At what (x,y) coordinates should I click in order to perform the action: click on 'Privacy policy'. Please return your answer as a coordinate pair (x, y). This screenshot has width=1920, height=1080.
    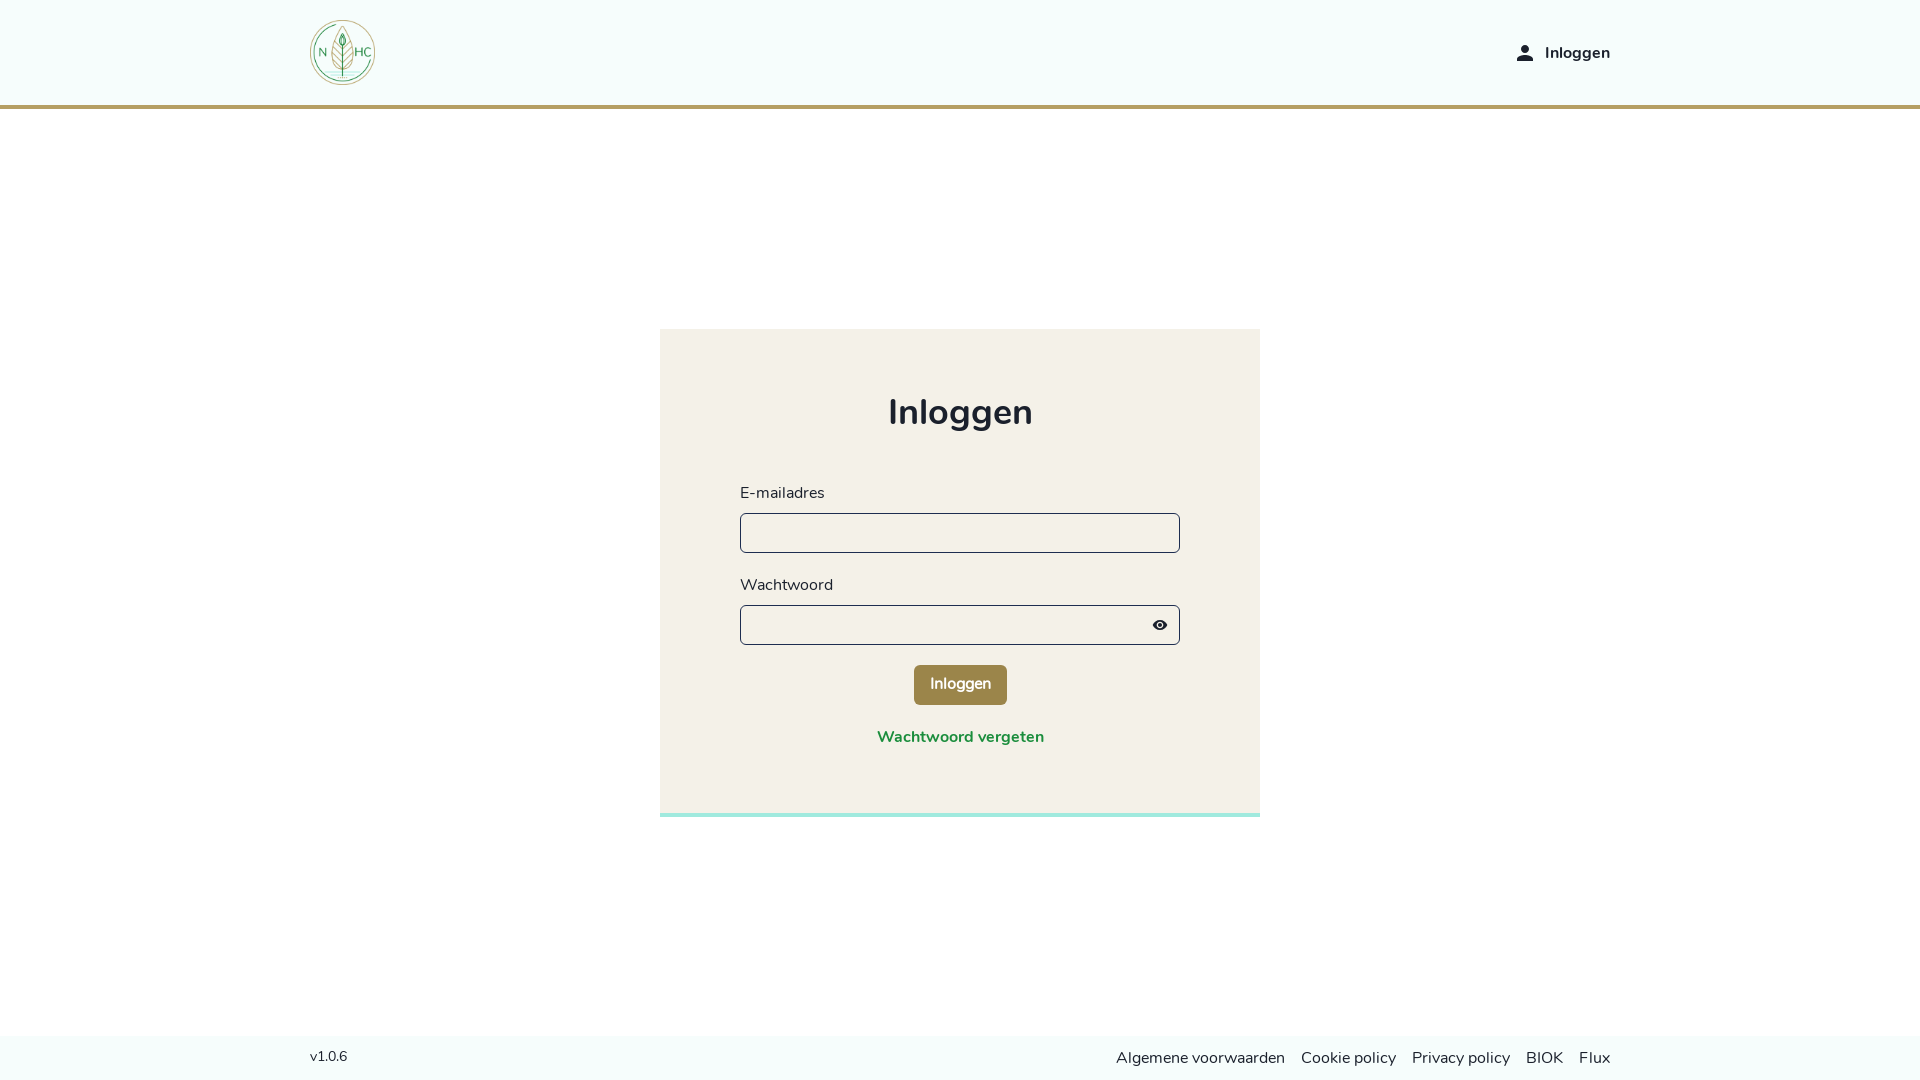
    Looking at the image, I should click on (1460, 1056).